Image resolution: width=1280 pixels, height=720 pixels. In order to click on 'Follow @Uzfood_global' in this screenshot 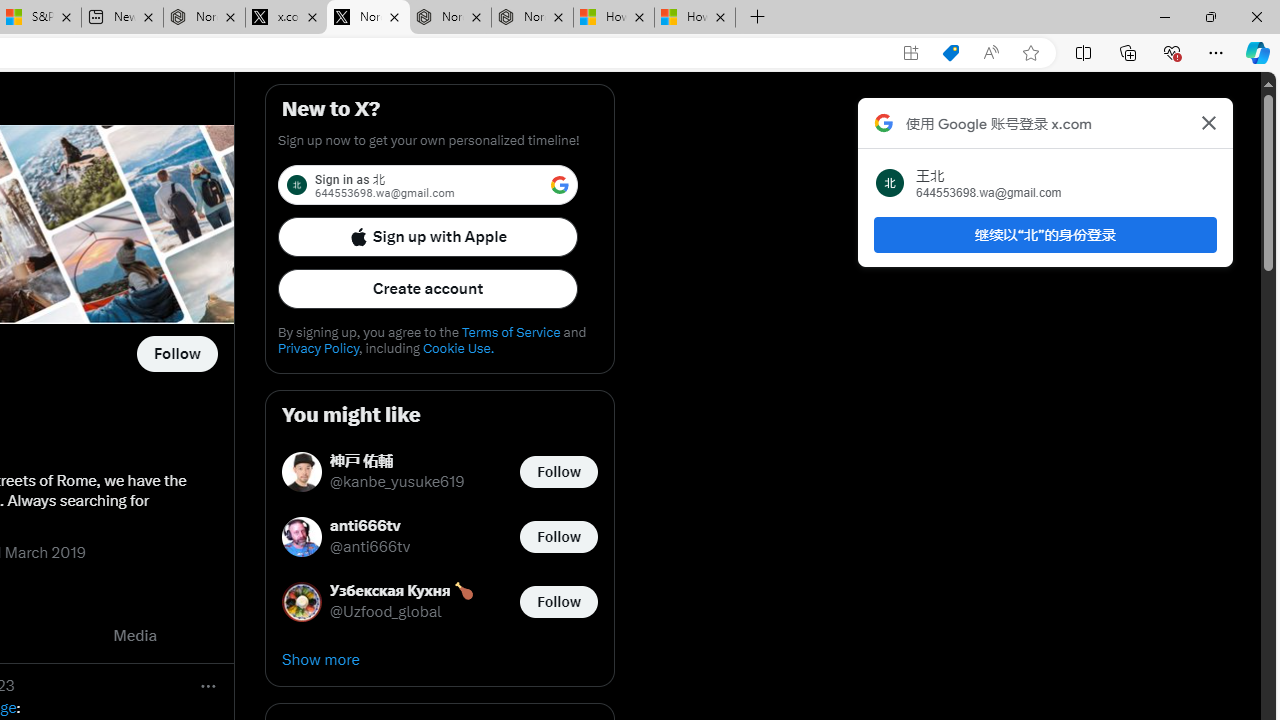, I will do `click(558, 600)`.